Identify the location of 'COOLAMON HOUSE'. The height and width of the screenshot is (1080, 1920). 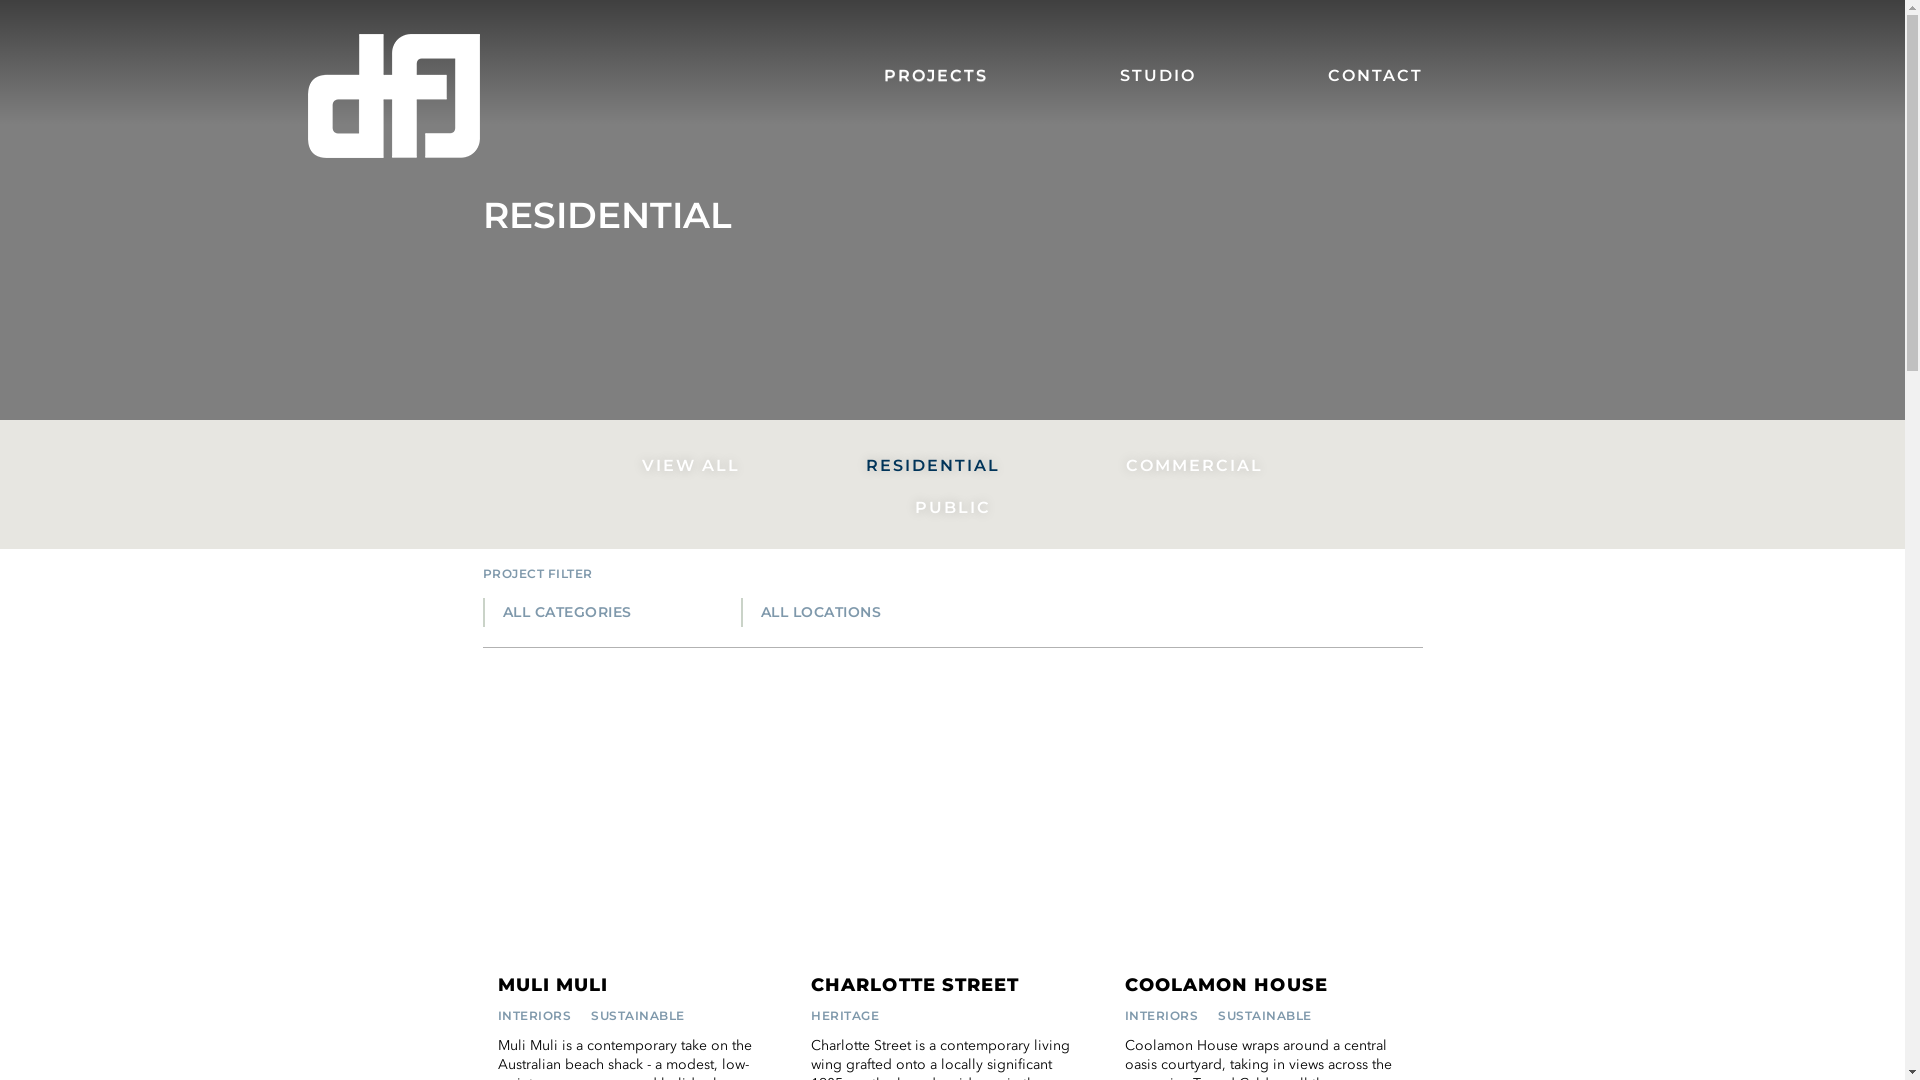
(1225, 984).